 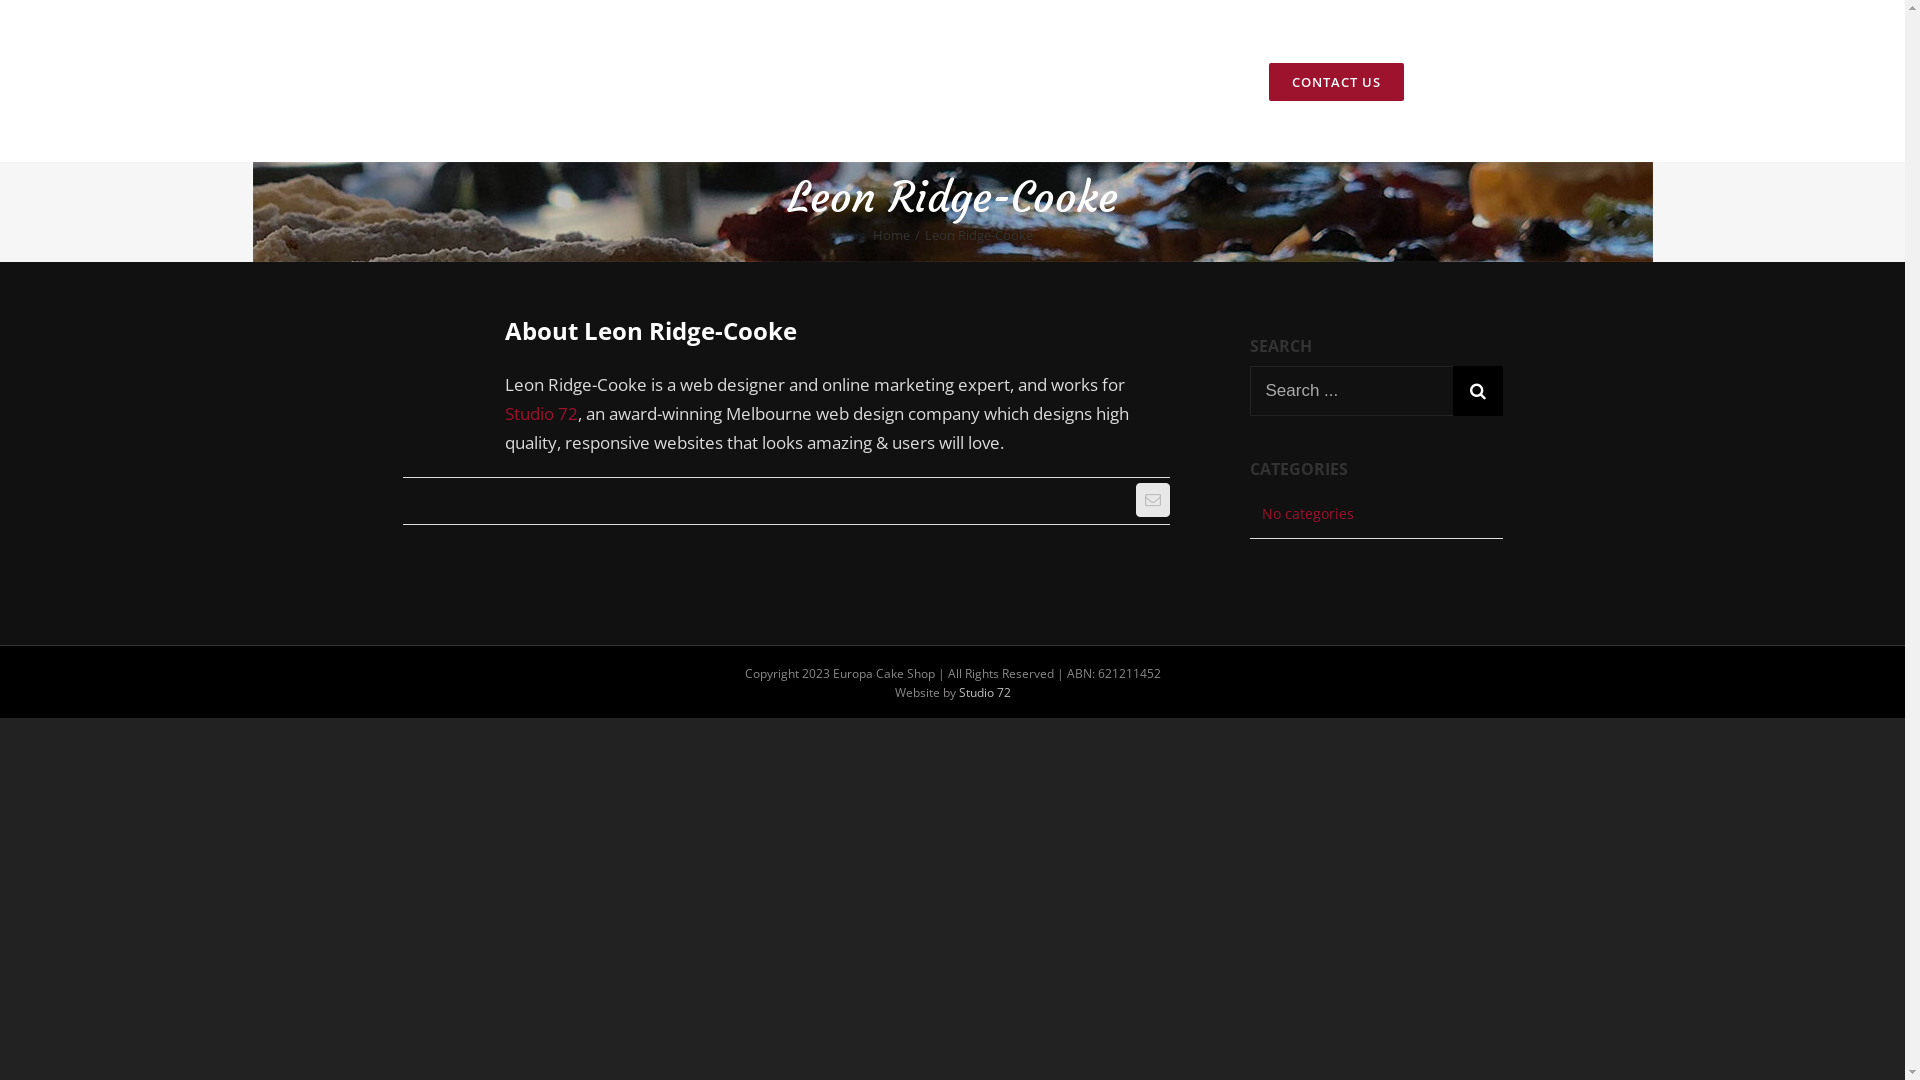 What do you see at coordinates (993, 80) in the screenshot?
I see `'OUR STORY'` at bounding box center [993, 80].